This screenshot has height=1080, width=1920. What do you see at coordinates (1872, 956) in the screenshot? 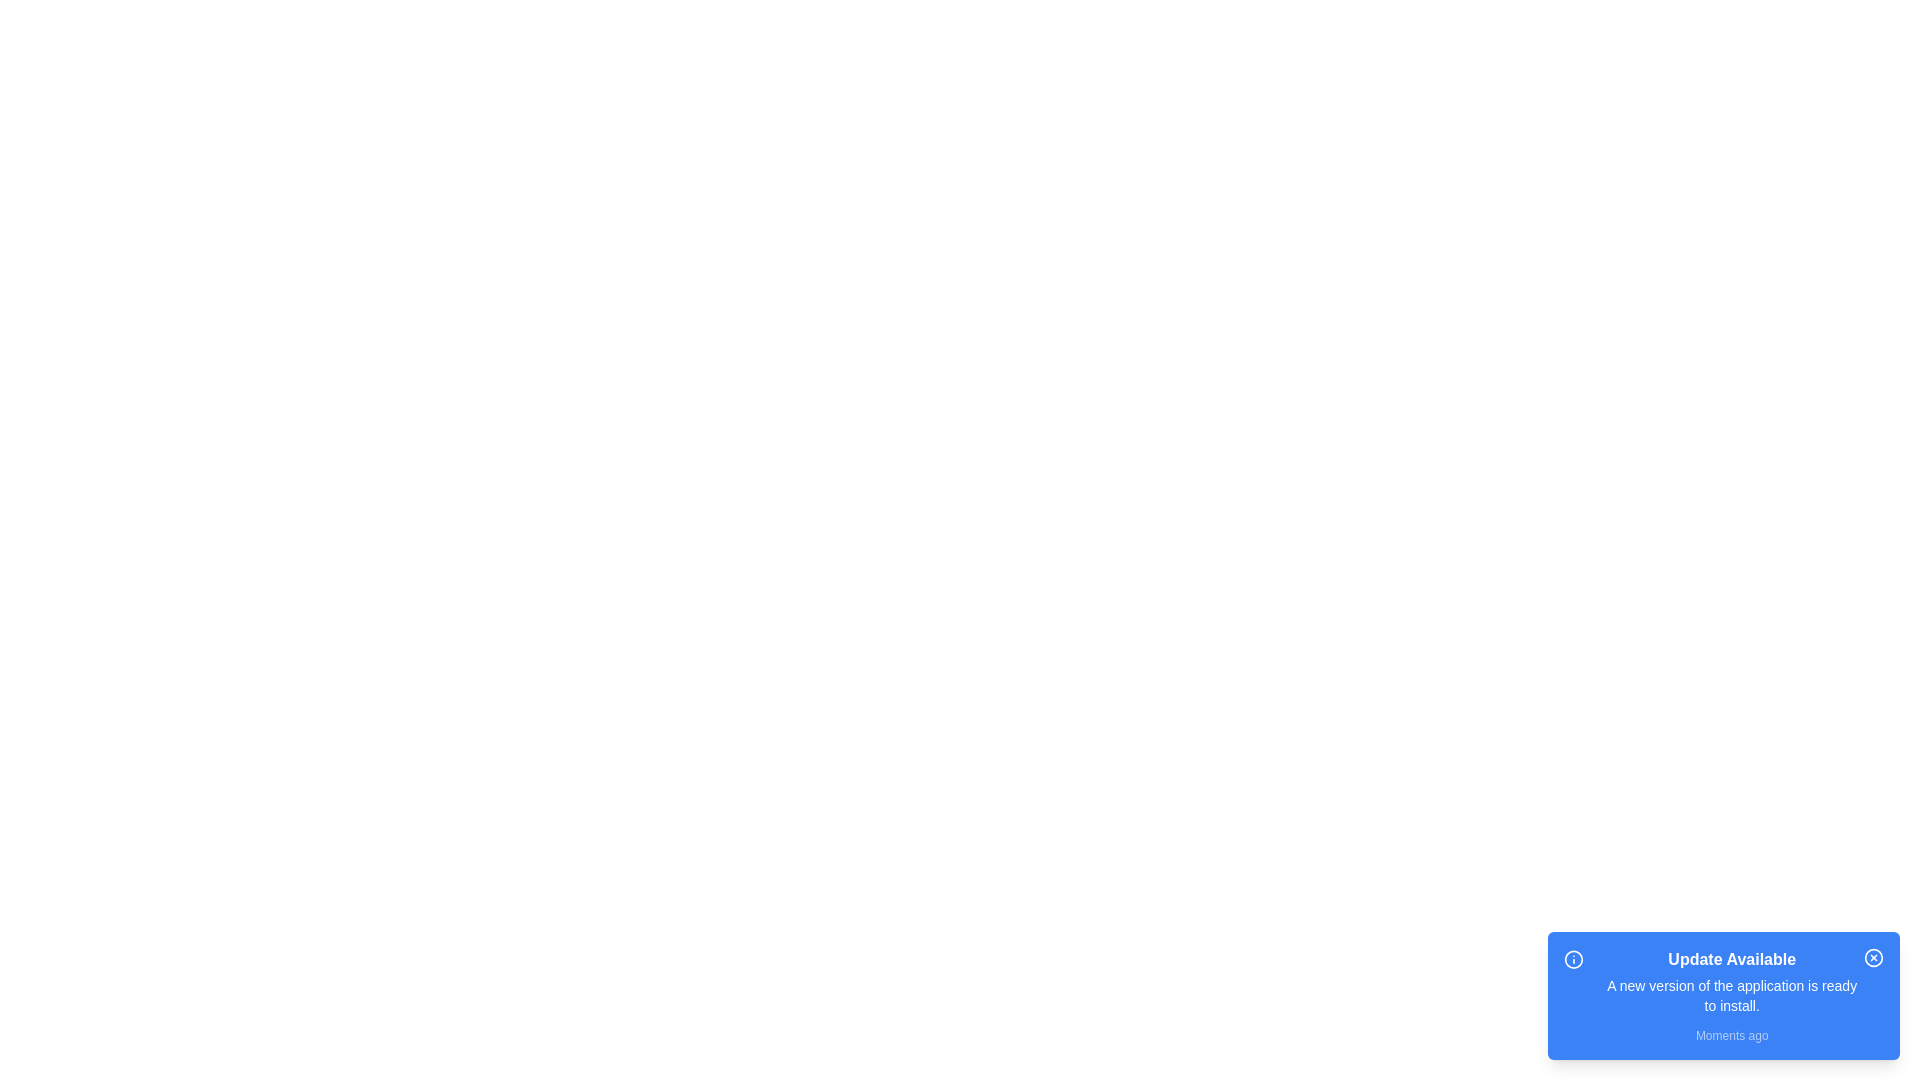
I see `the close button of the notification to dismiss it` at bounding box center [1872, 956].